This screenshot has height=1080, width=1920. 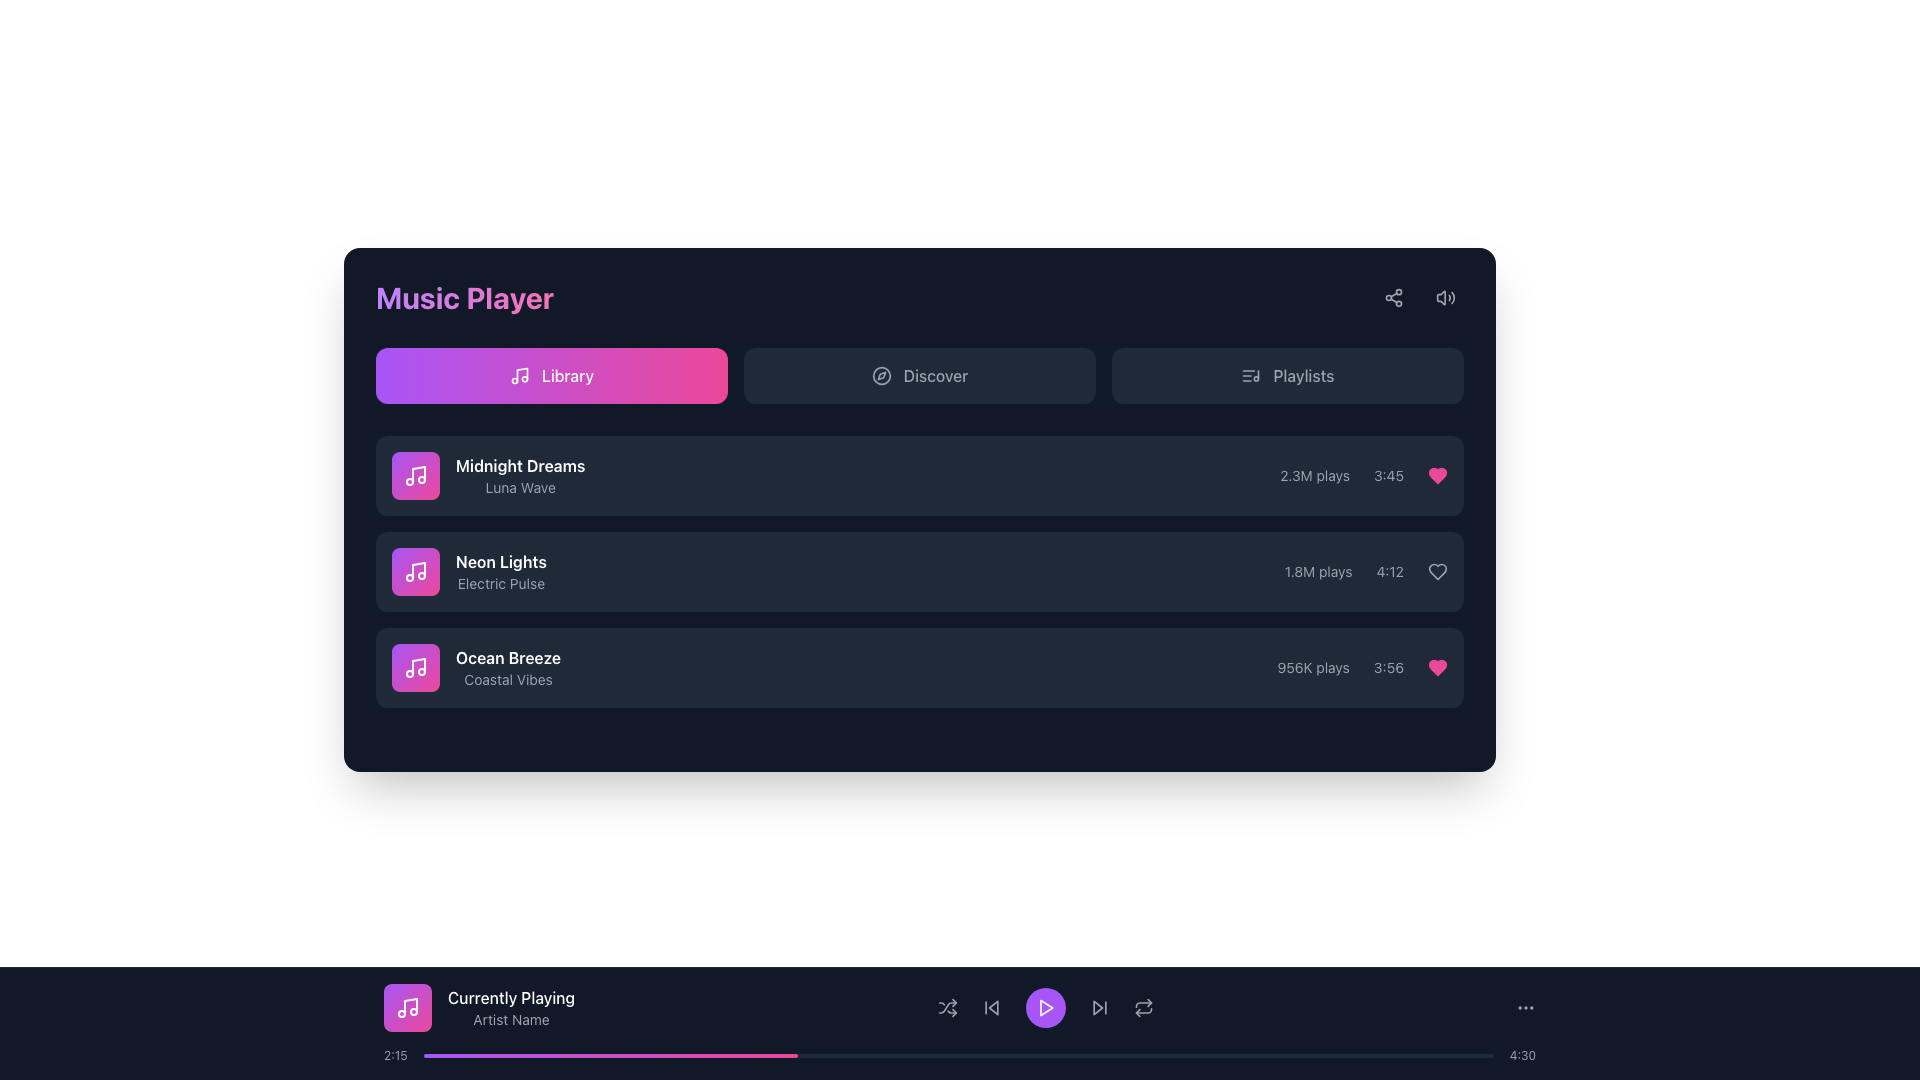 What do you see at coordinates (1437, 667) in the screenshot?
I see `the heart icon on the right side of the 'Ocean Breeze' song entry to mark the song as favorite` at bounding box center [1437, 667].